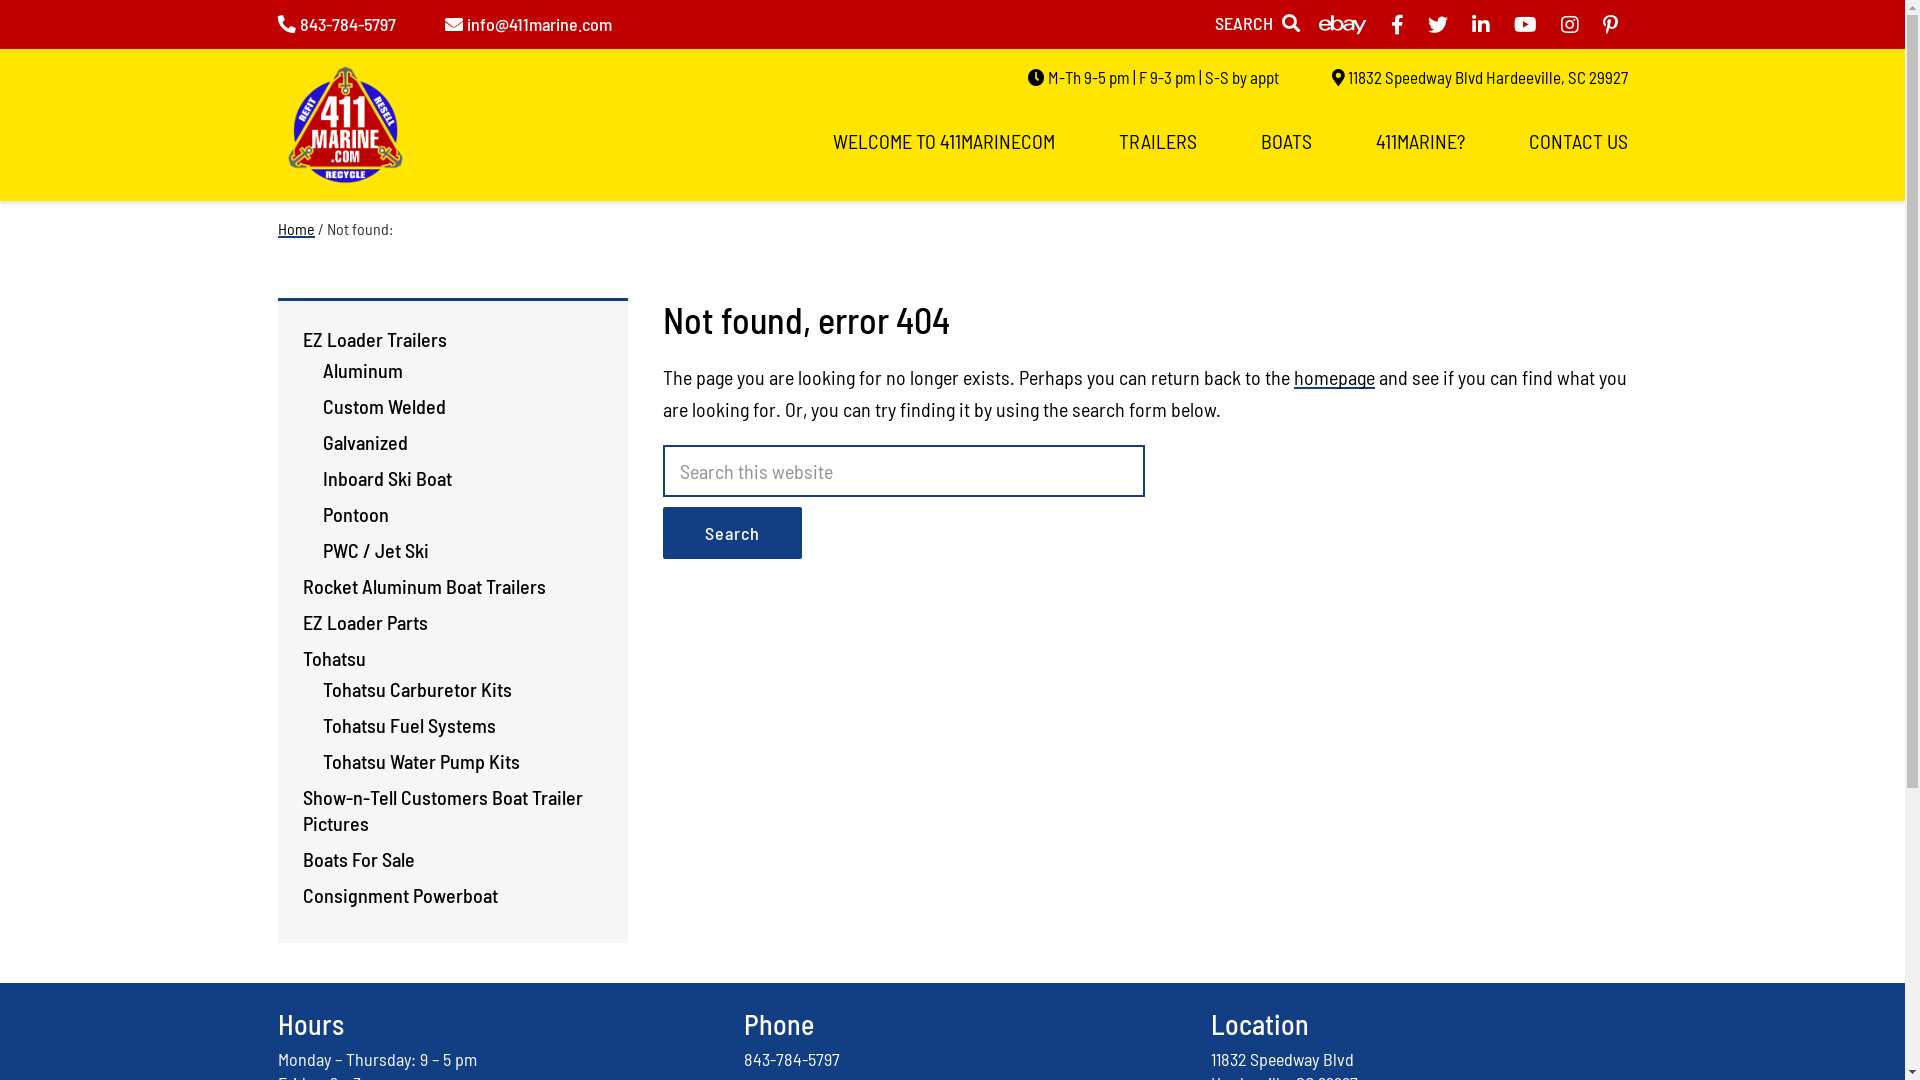 This screenshot has width=1920, height=1080. What do you see at coordinates (0, 0) in the screenshot?
I see `'Skip to primary navigation'` at bounding box center [0, 0].